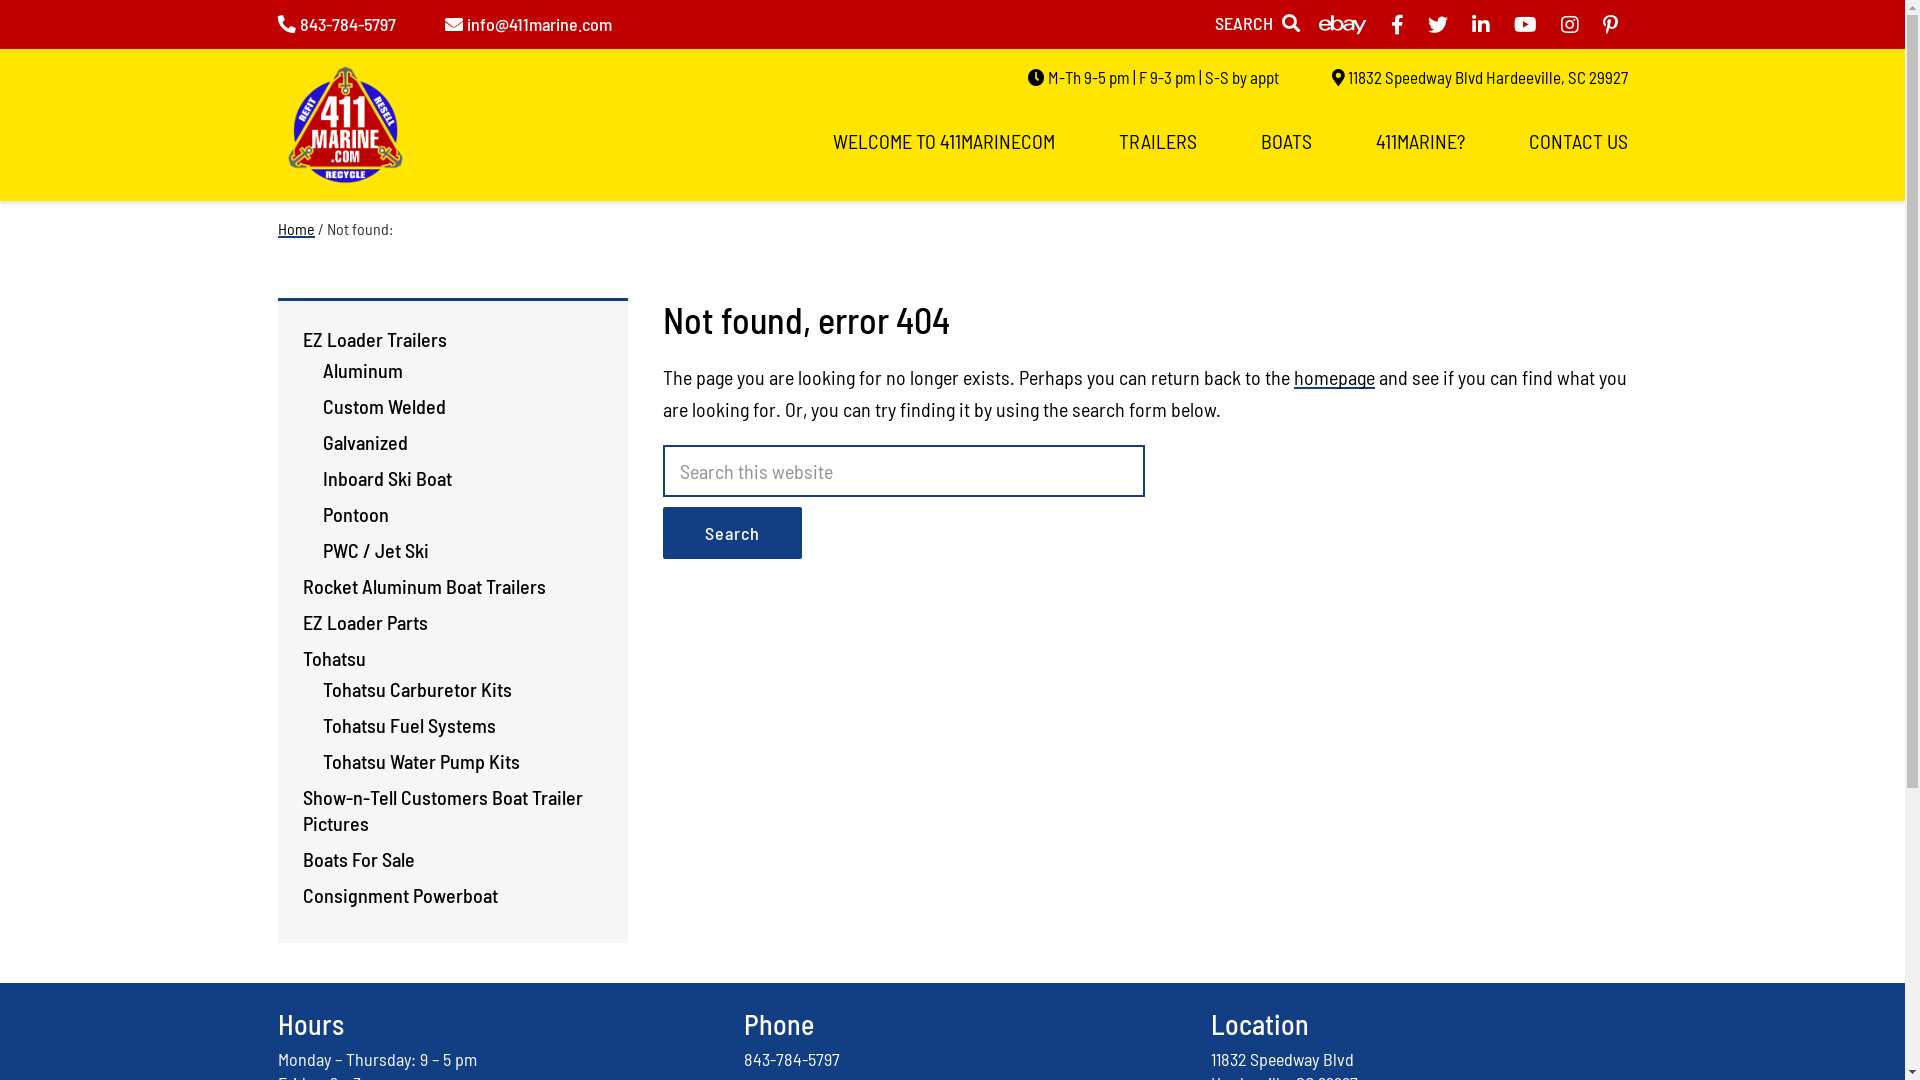 This screenshot has width=1920, height=1080. What do you see at coordinates (0, 0) in the screenshot?
I see `'Skip to primary navigation'` at bounding box center [0, 0].